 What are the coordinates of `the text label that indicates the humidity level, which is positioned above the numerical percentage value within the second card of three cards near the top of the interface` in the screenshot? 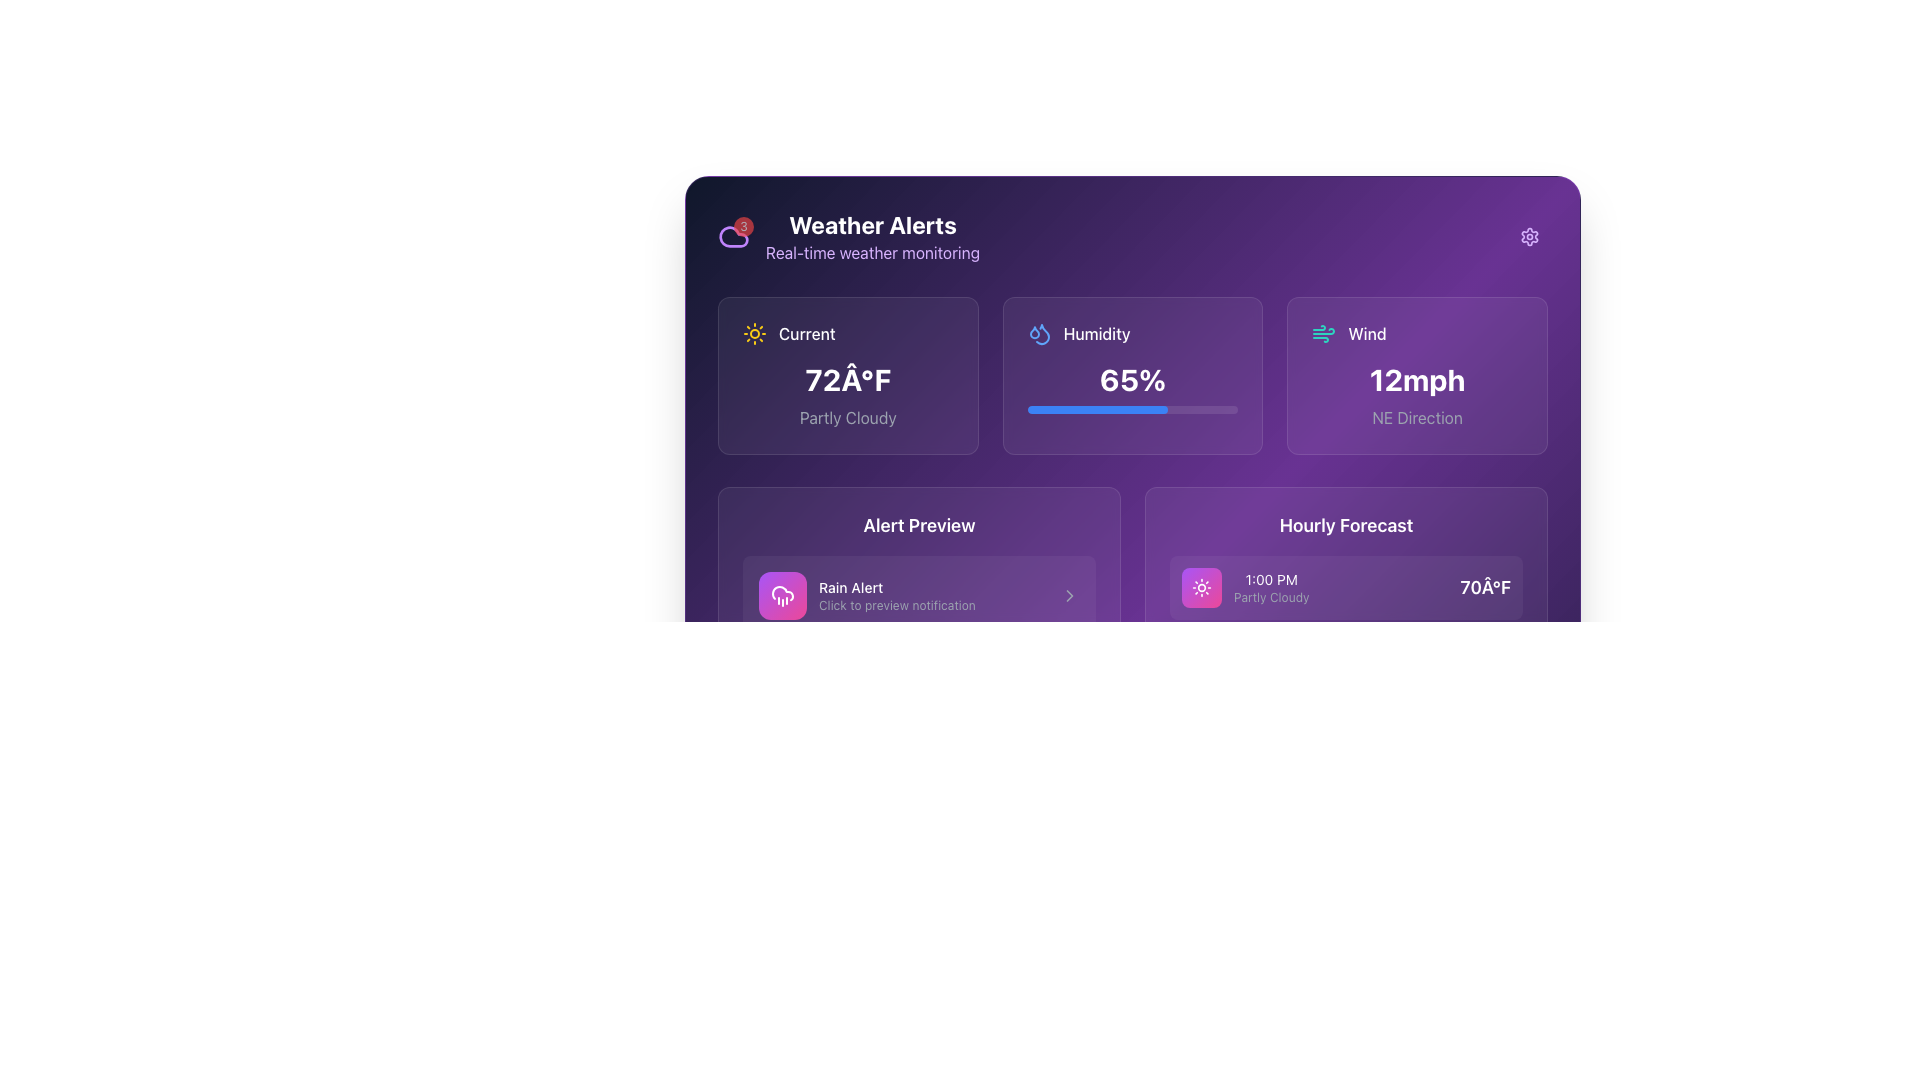 It's located at (1096, 333).